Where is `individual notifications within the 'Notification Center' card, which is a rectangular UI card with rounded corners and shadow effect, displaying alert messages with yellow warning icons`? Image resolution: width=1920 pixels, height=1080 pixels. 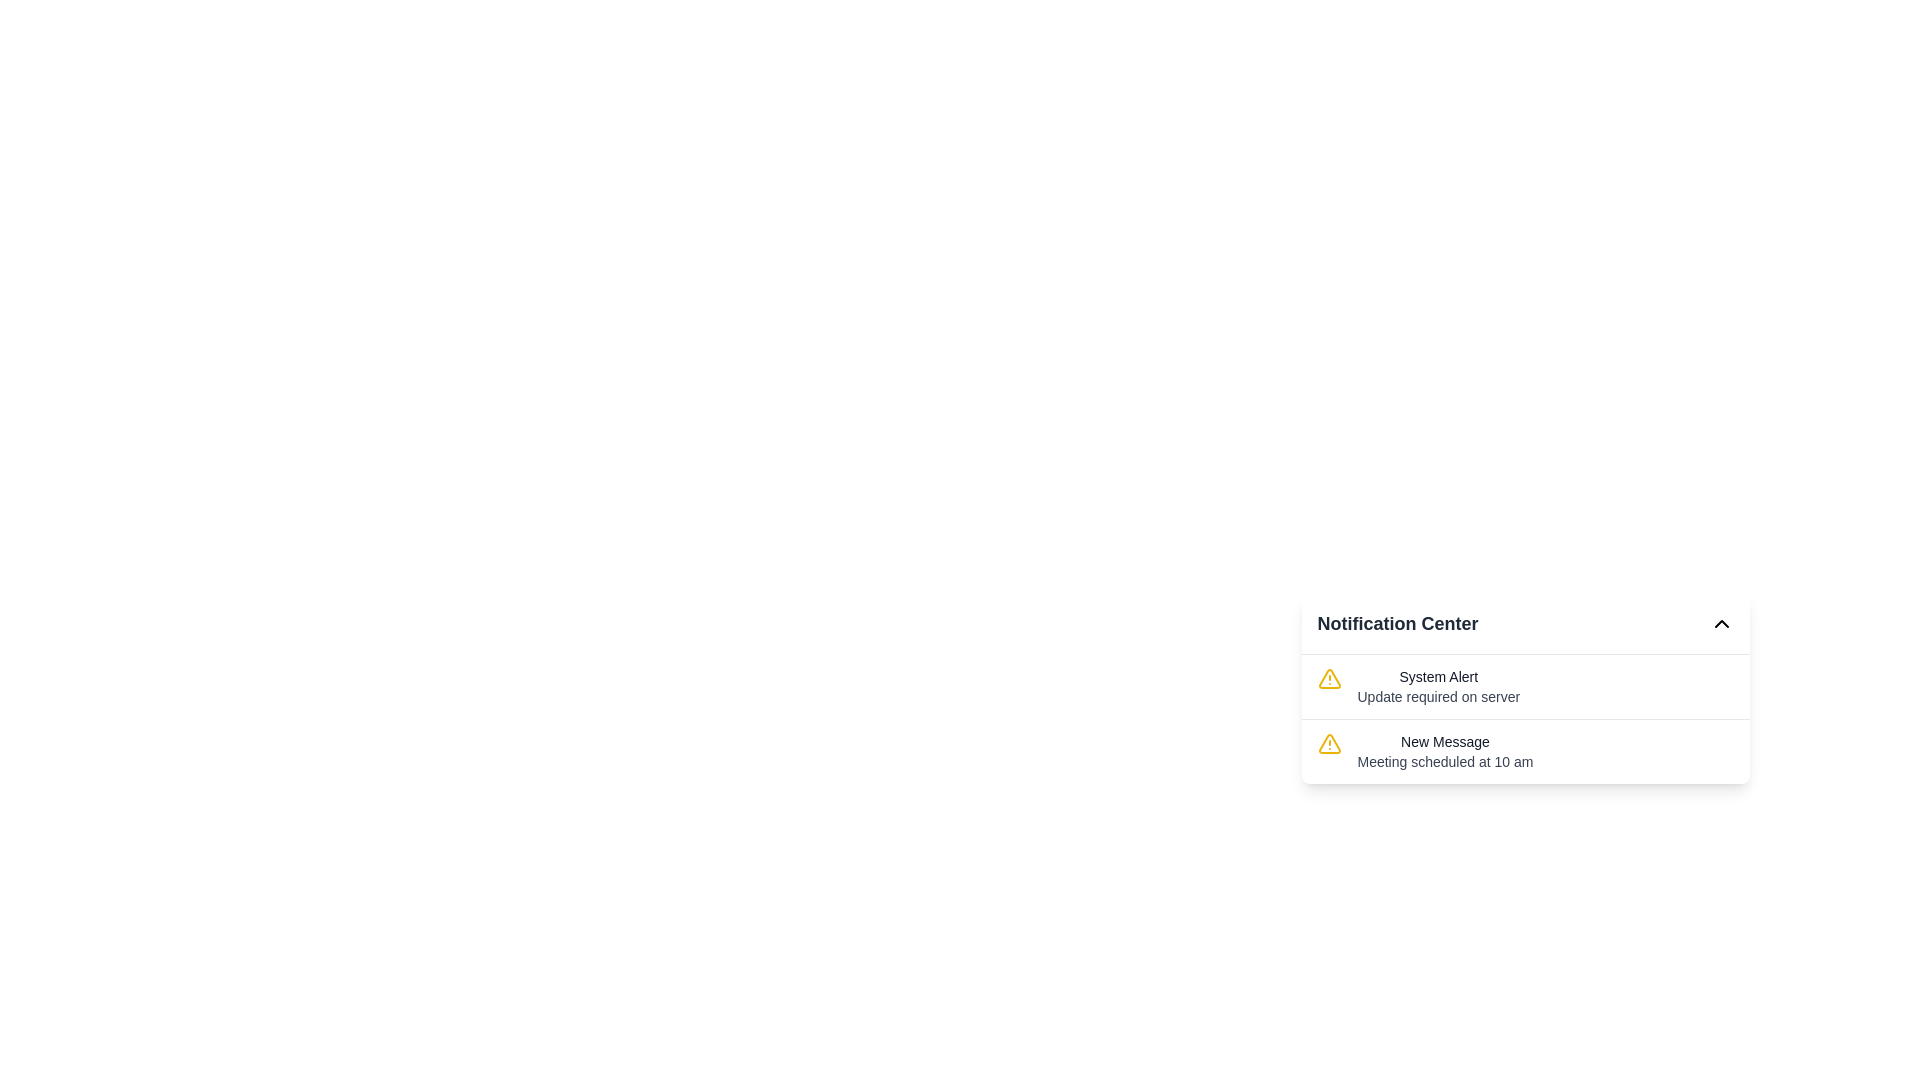
individual notifications within the 'Notification Center' card, which is a rectangular UI card with rounded corners and shadow effect, displaying alert messages with yellow warning icons is located at coordinates (1524, 688).